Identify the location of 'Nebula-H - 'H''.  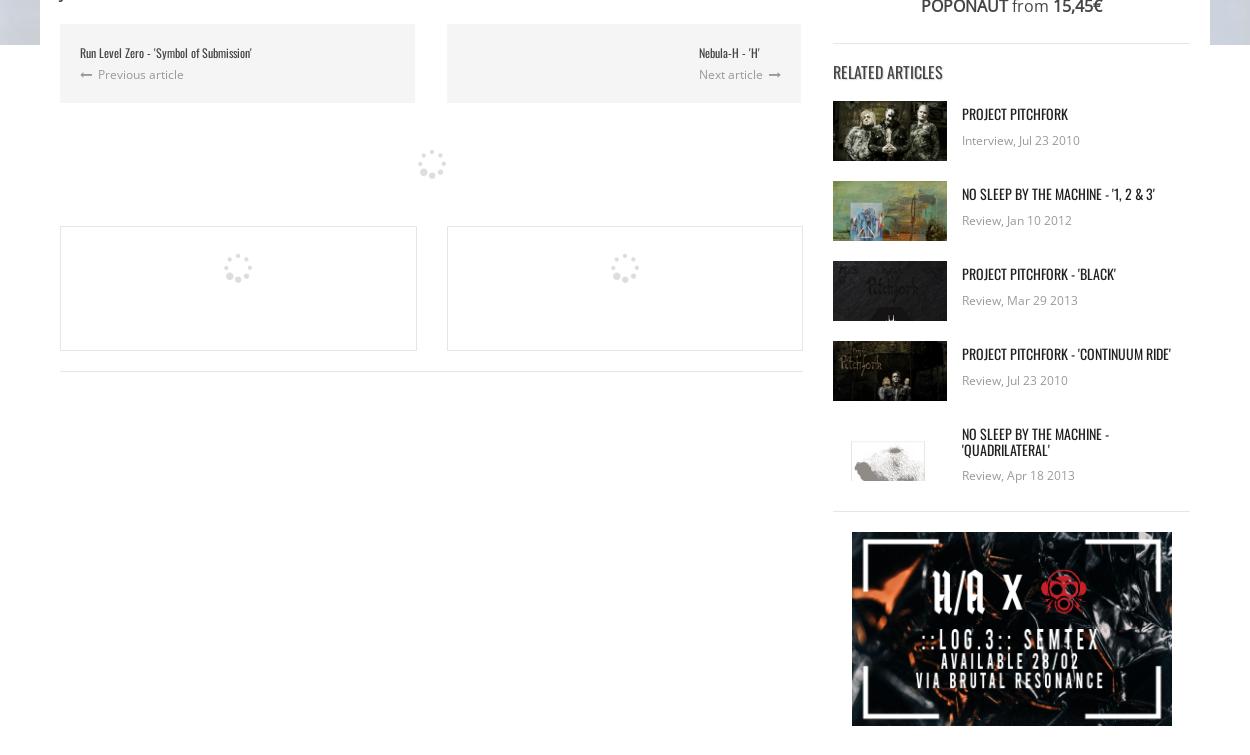
(728, 51).